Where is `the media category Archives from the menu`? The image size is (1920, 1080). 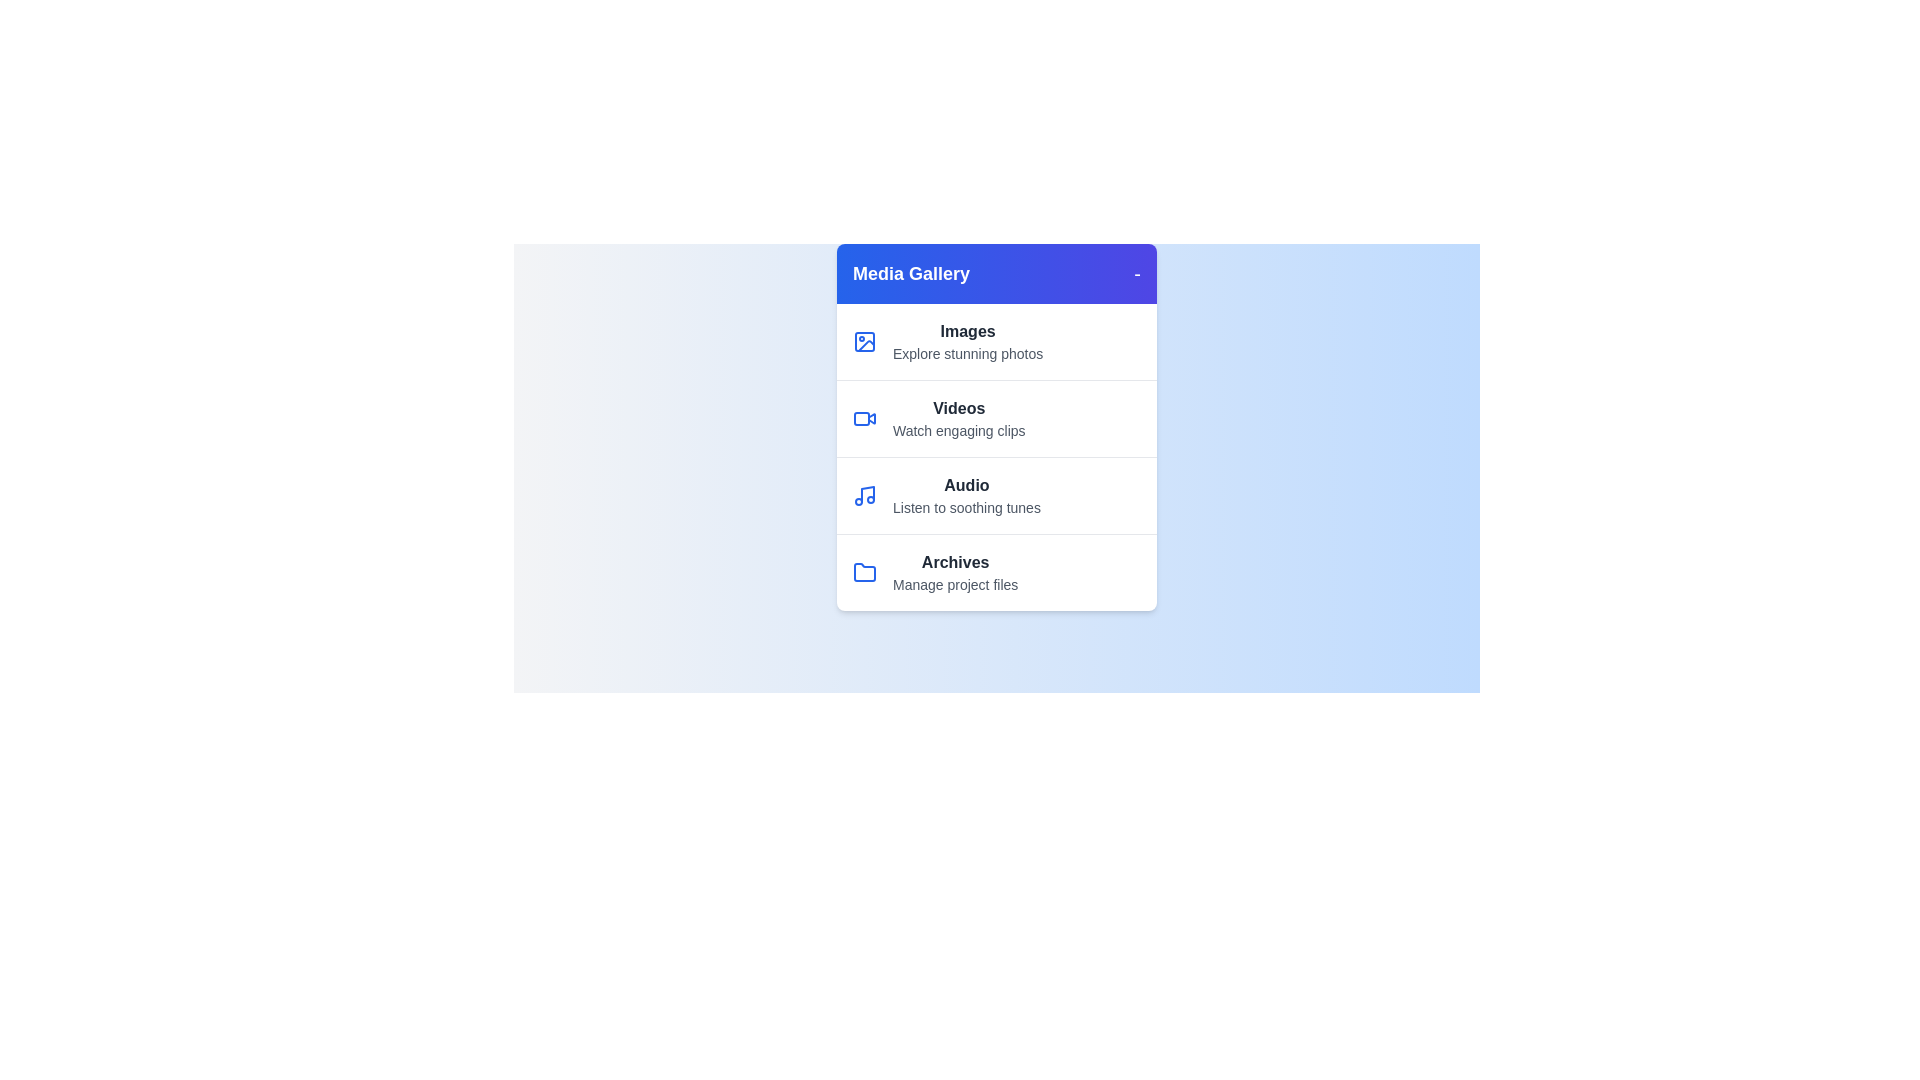 the media category Archives from the menu is located at coordinates (997, 572).